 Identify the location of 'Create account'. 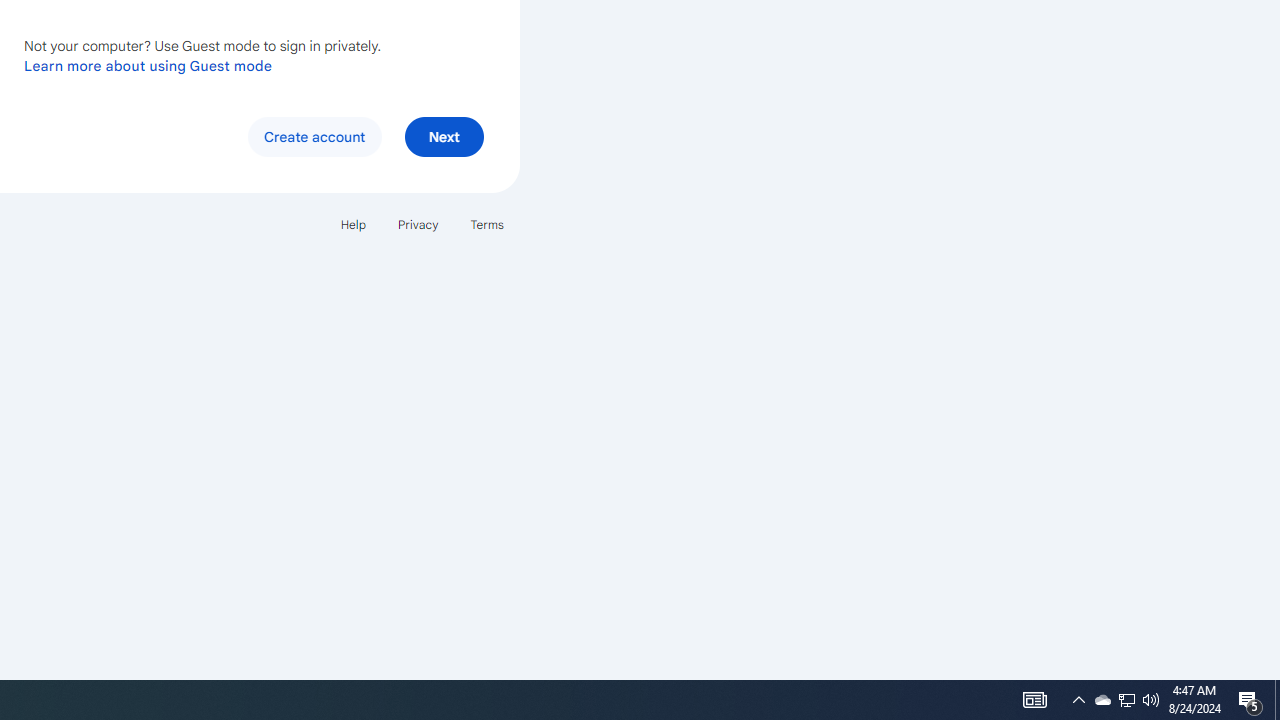
(313, 135).